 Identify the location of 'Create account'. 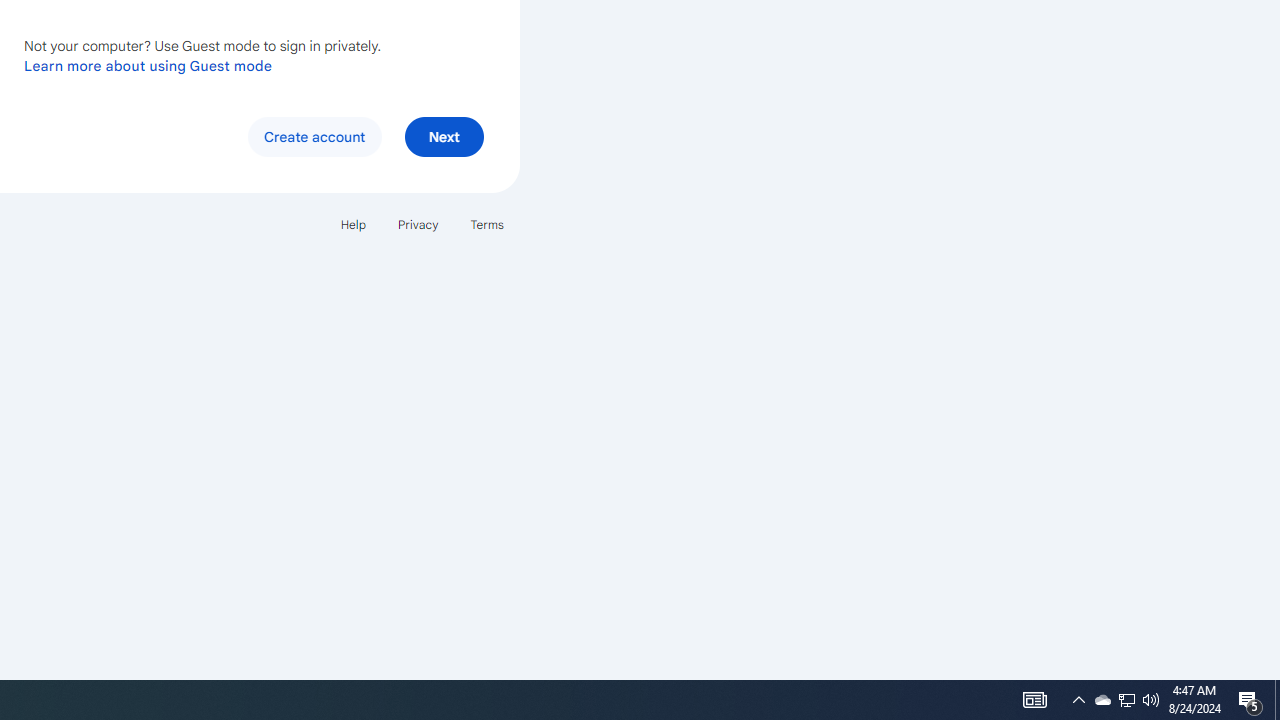
(313, 135).